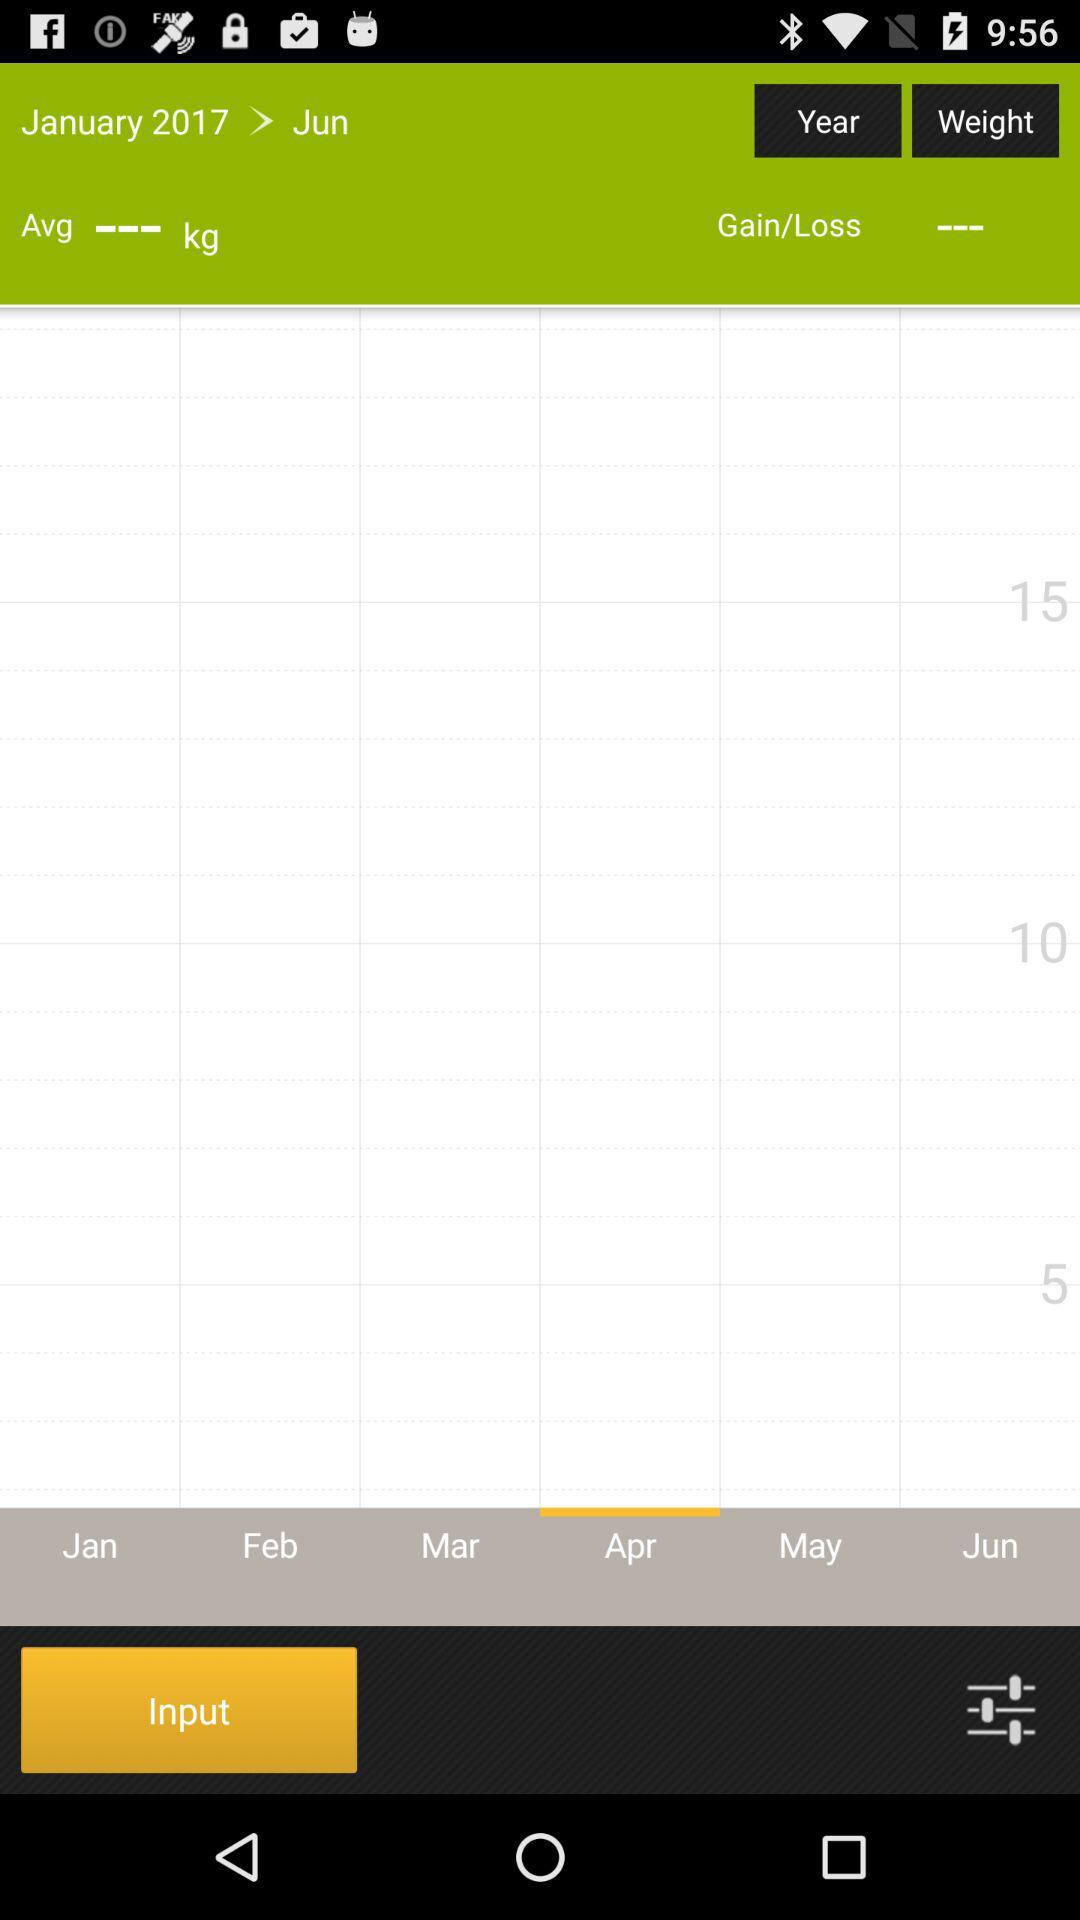 This screenshot has width=1080, height=1920. Describe the element at coordinates (828, 119) in the screenshot. I see `the icon to the right of jun icon` at that location.